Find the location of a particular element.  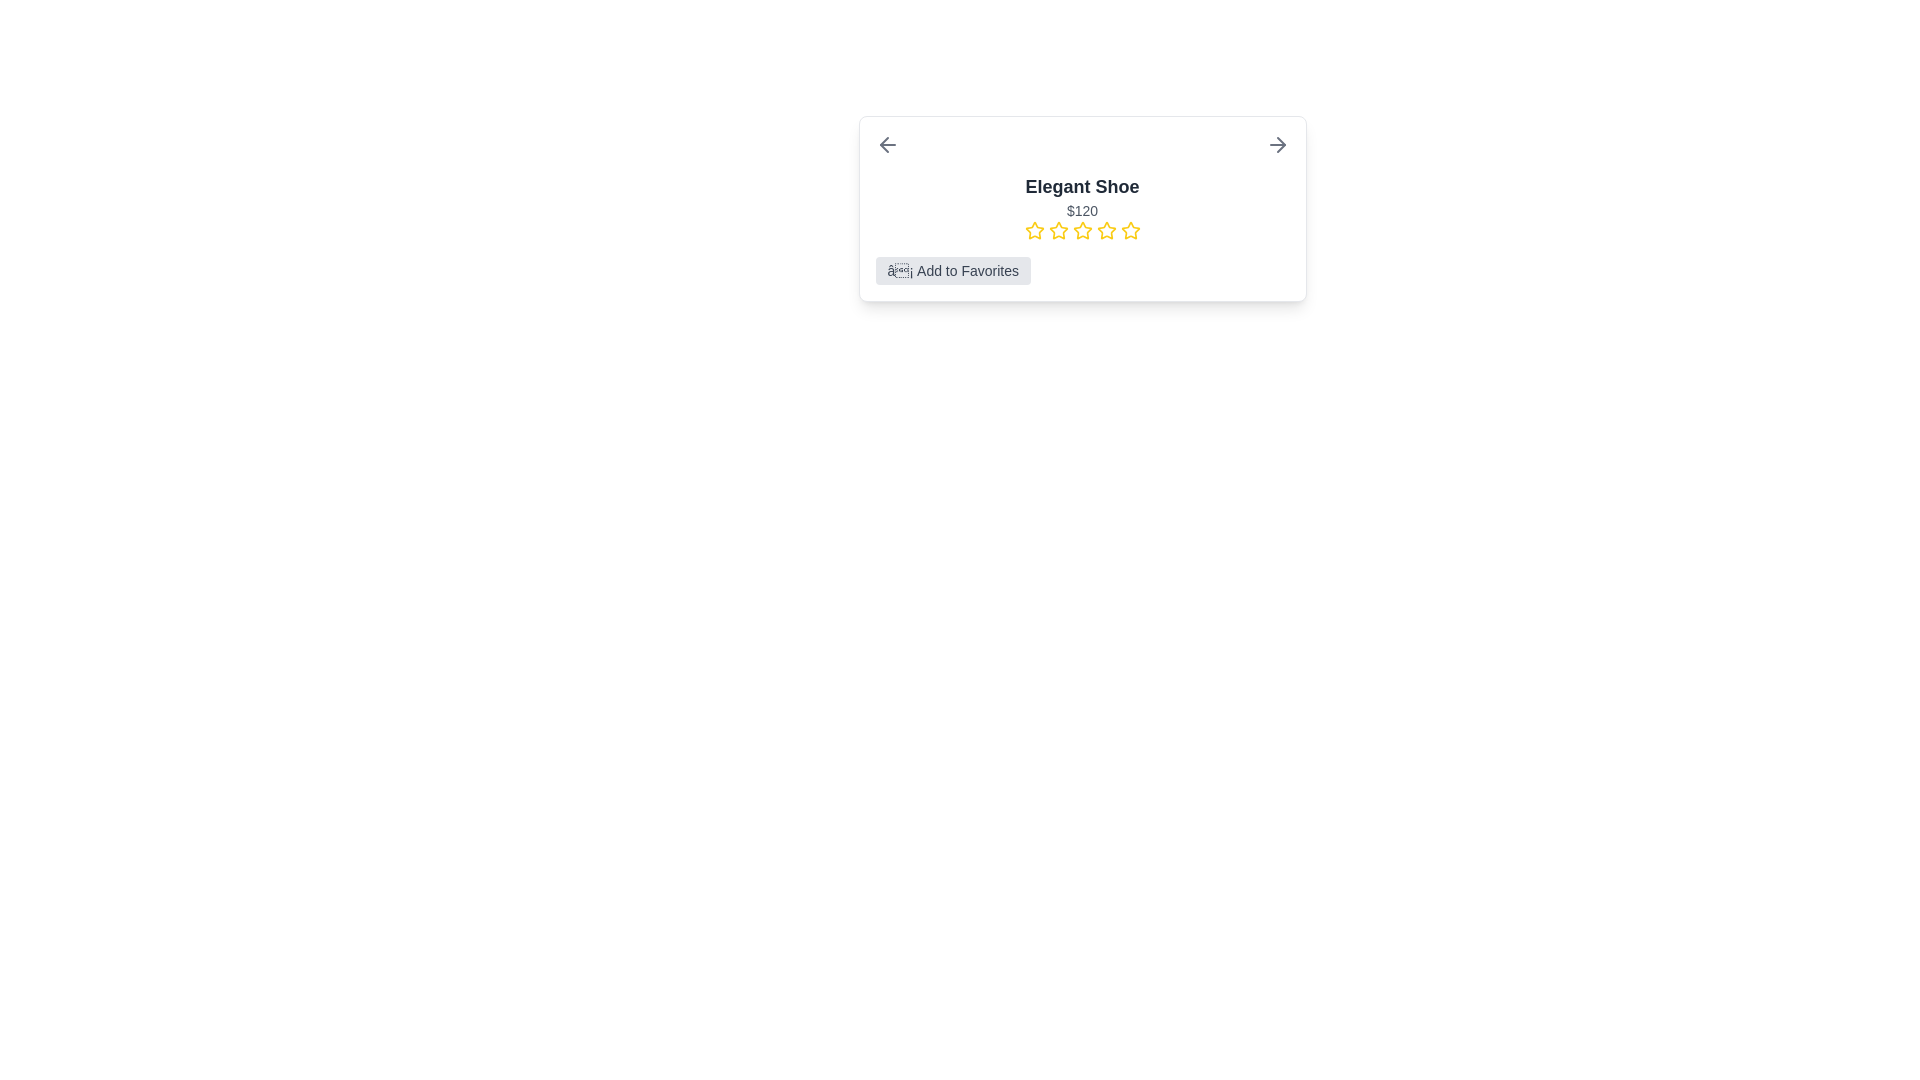

the 'Add to Favorites' button for the 'Elegant Shoe' is located at coordinates (952, 270).